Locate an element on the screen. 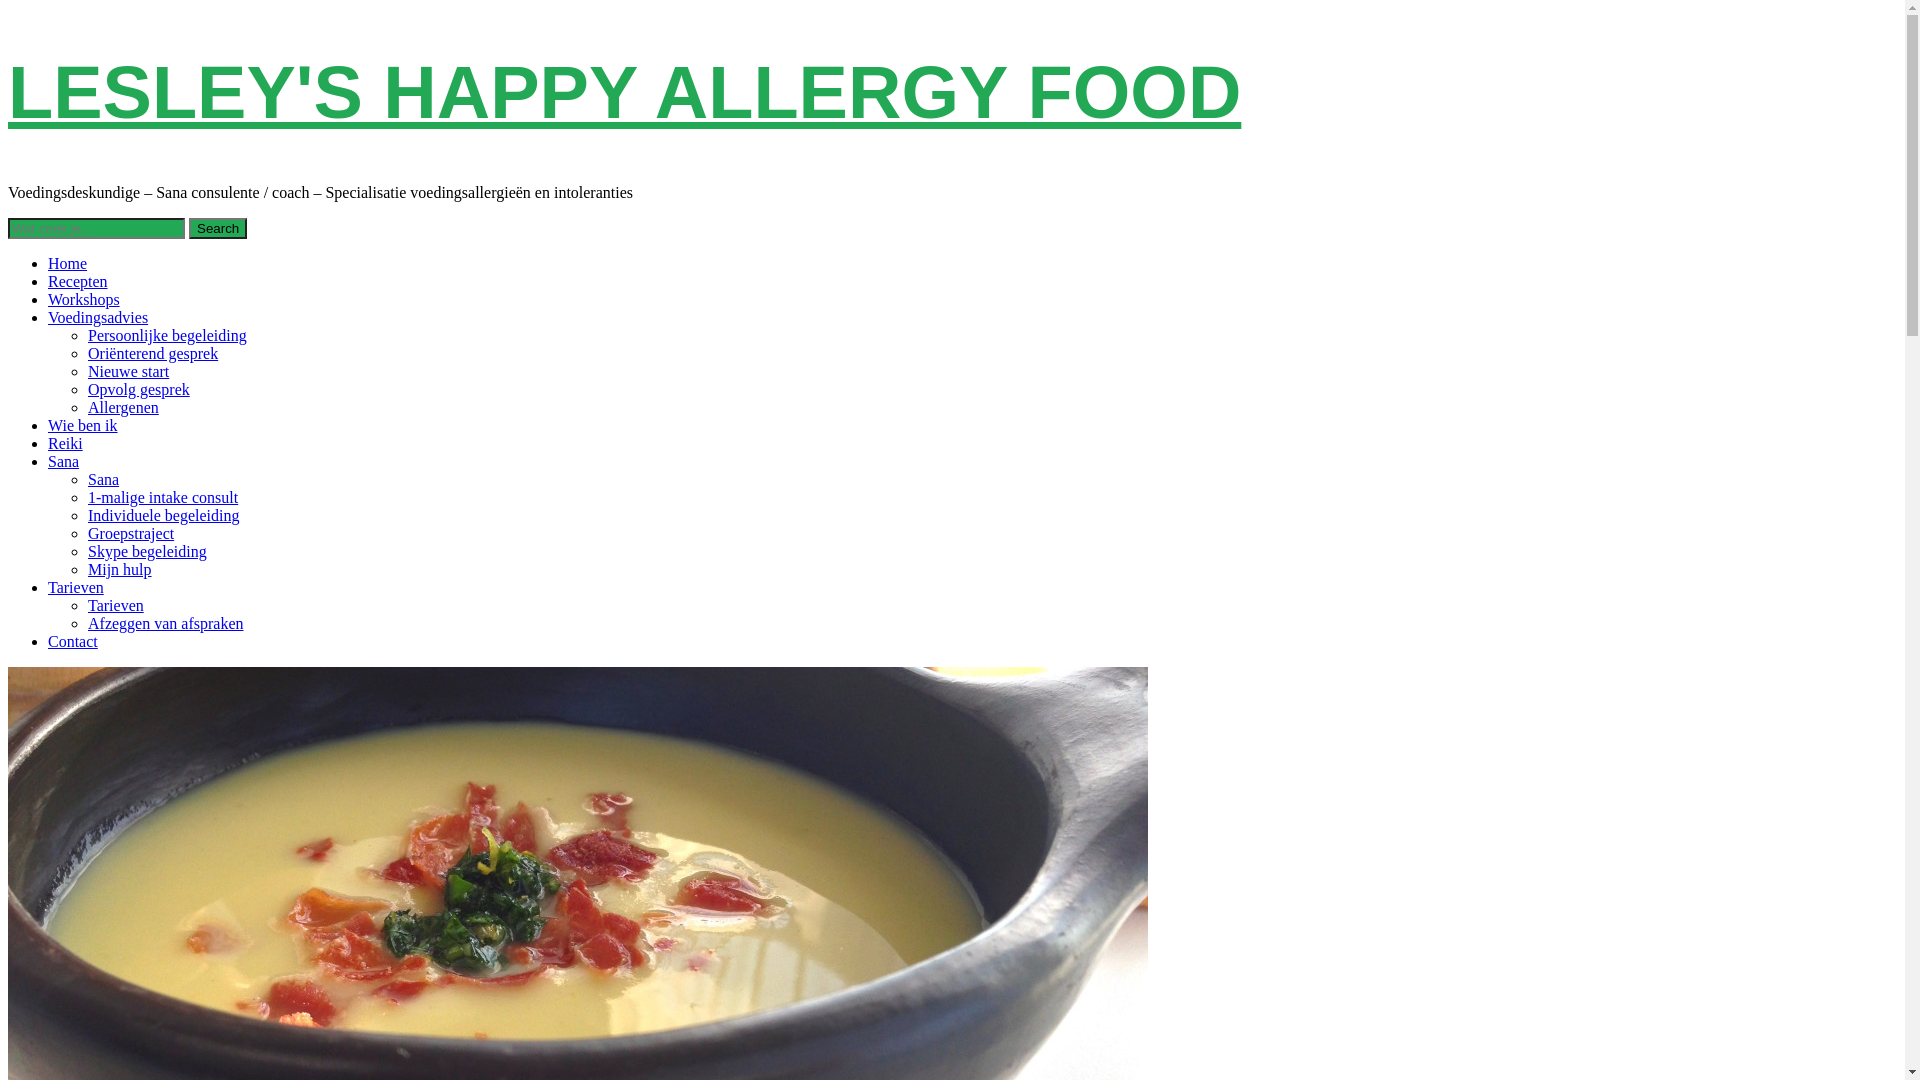 This screenshot has height=1080, width=1920. 'Skype begeleiding' is located at coordinates (86, 551).